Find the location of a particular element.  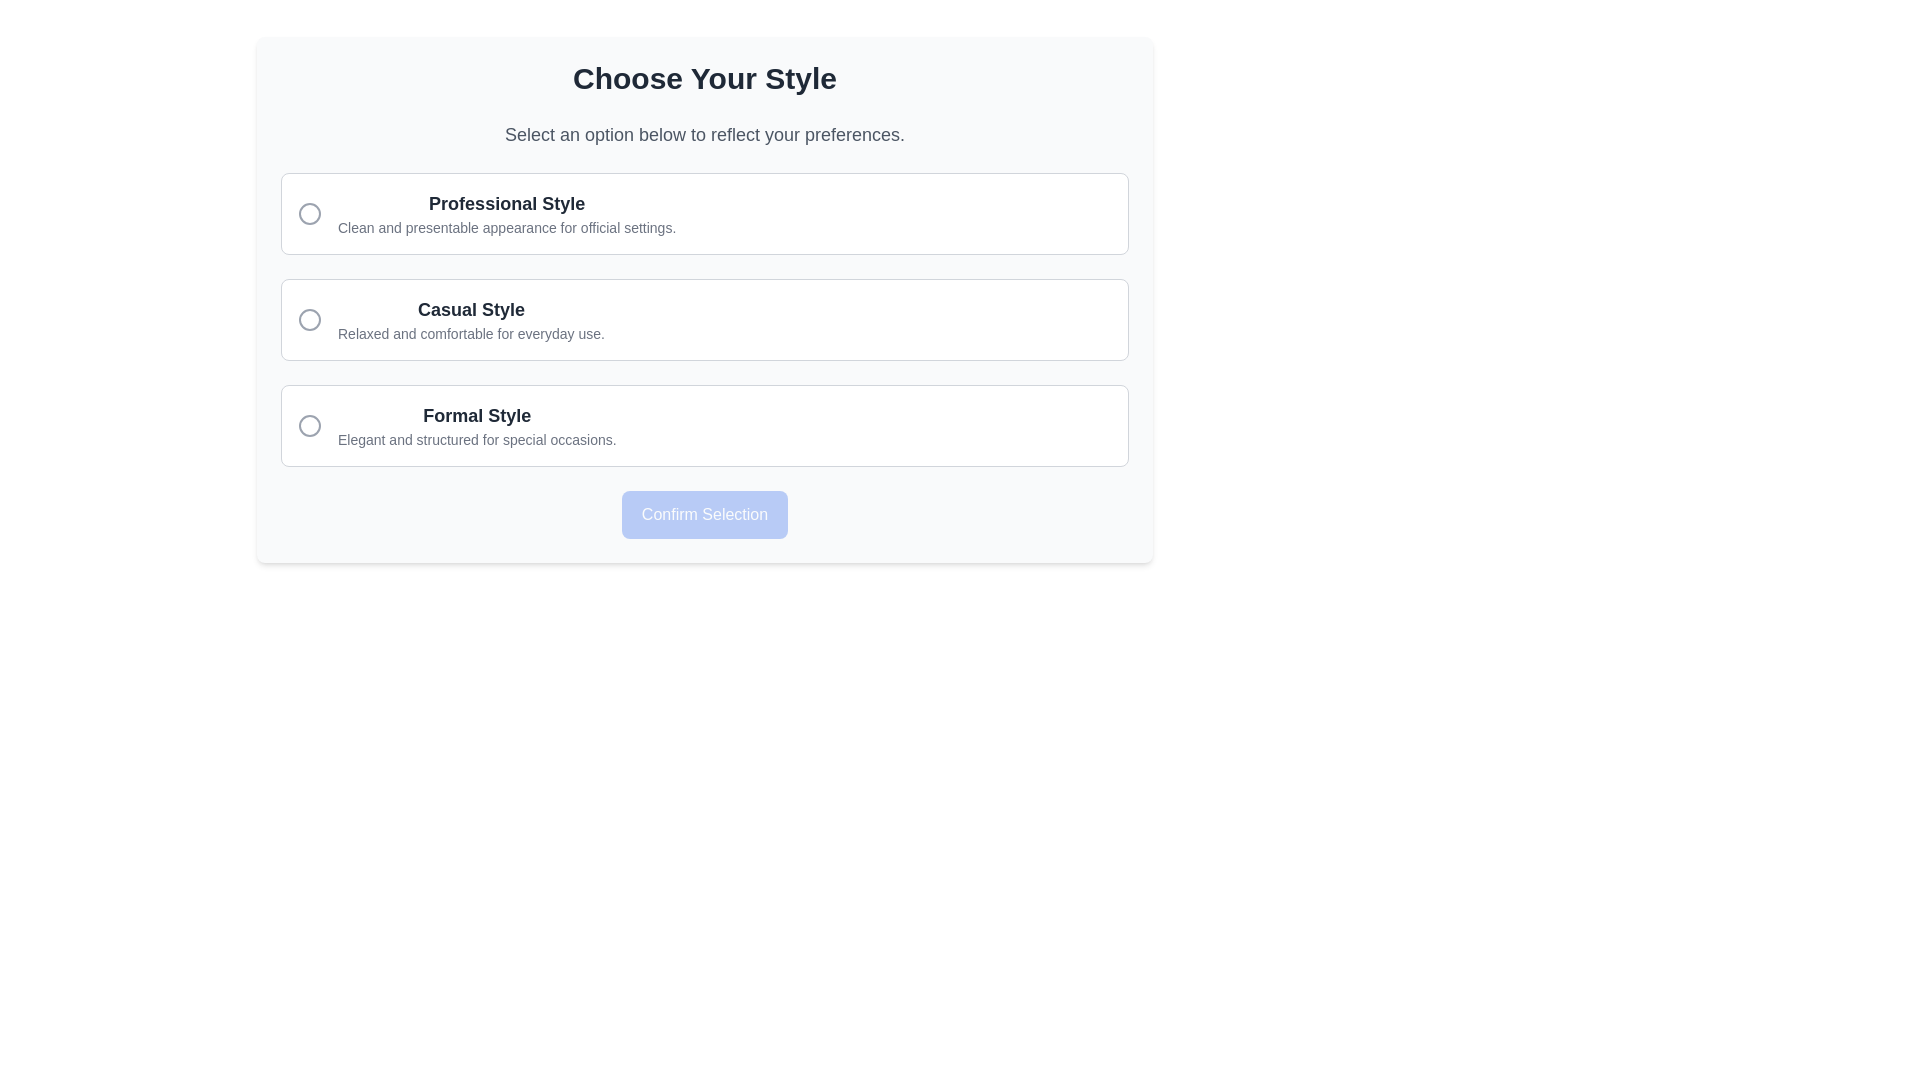

the circular radio button indicator to the left of the 'Professional Style' option is located at coordinates (309, 213).